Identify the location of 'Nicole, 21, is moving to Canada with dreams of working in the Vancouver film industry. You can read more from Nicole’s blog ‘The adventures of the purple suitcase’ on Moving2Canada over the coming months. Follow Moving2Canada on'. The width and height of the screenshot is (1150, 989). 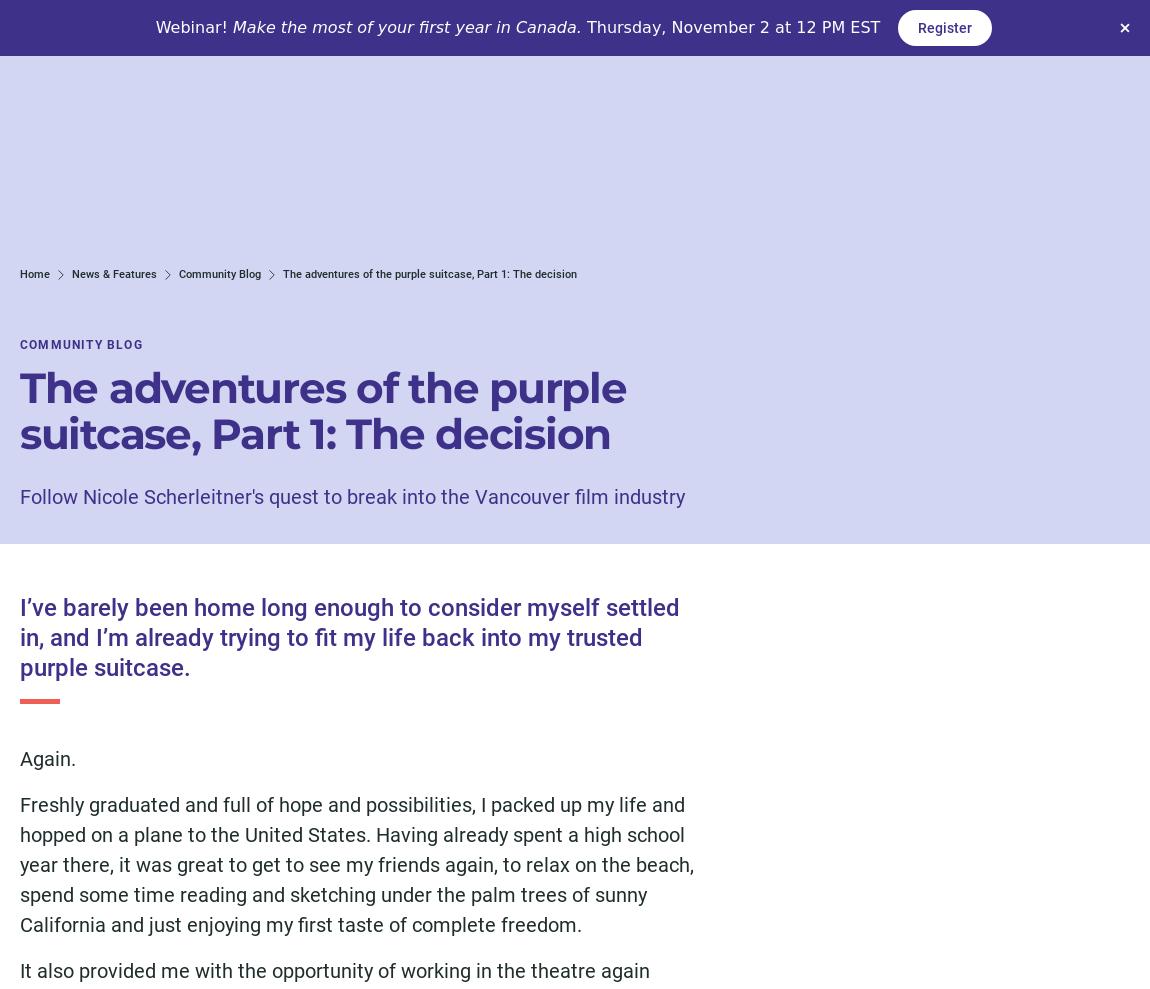
(357, 566).